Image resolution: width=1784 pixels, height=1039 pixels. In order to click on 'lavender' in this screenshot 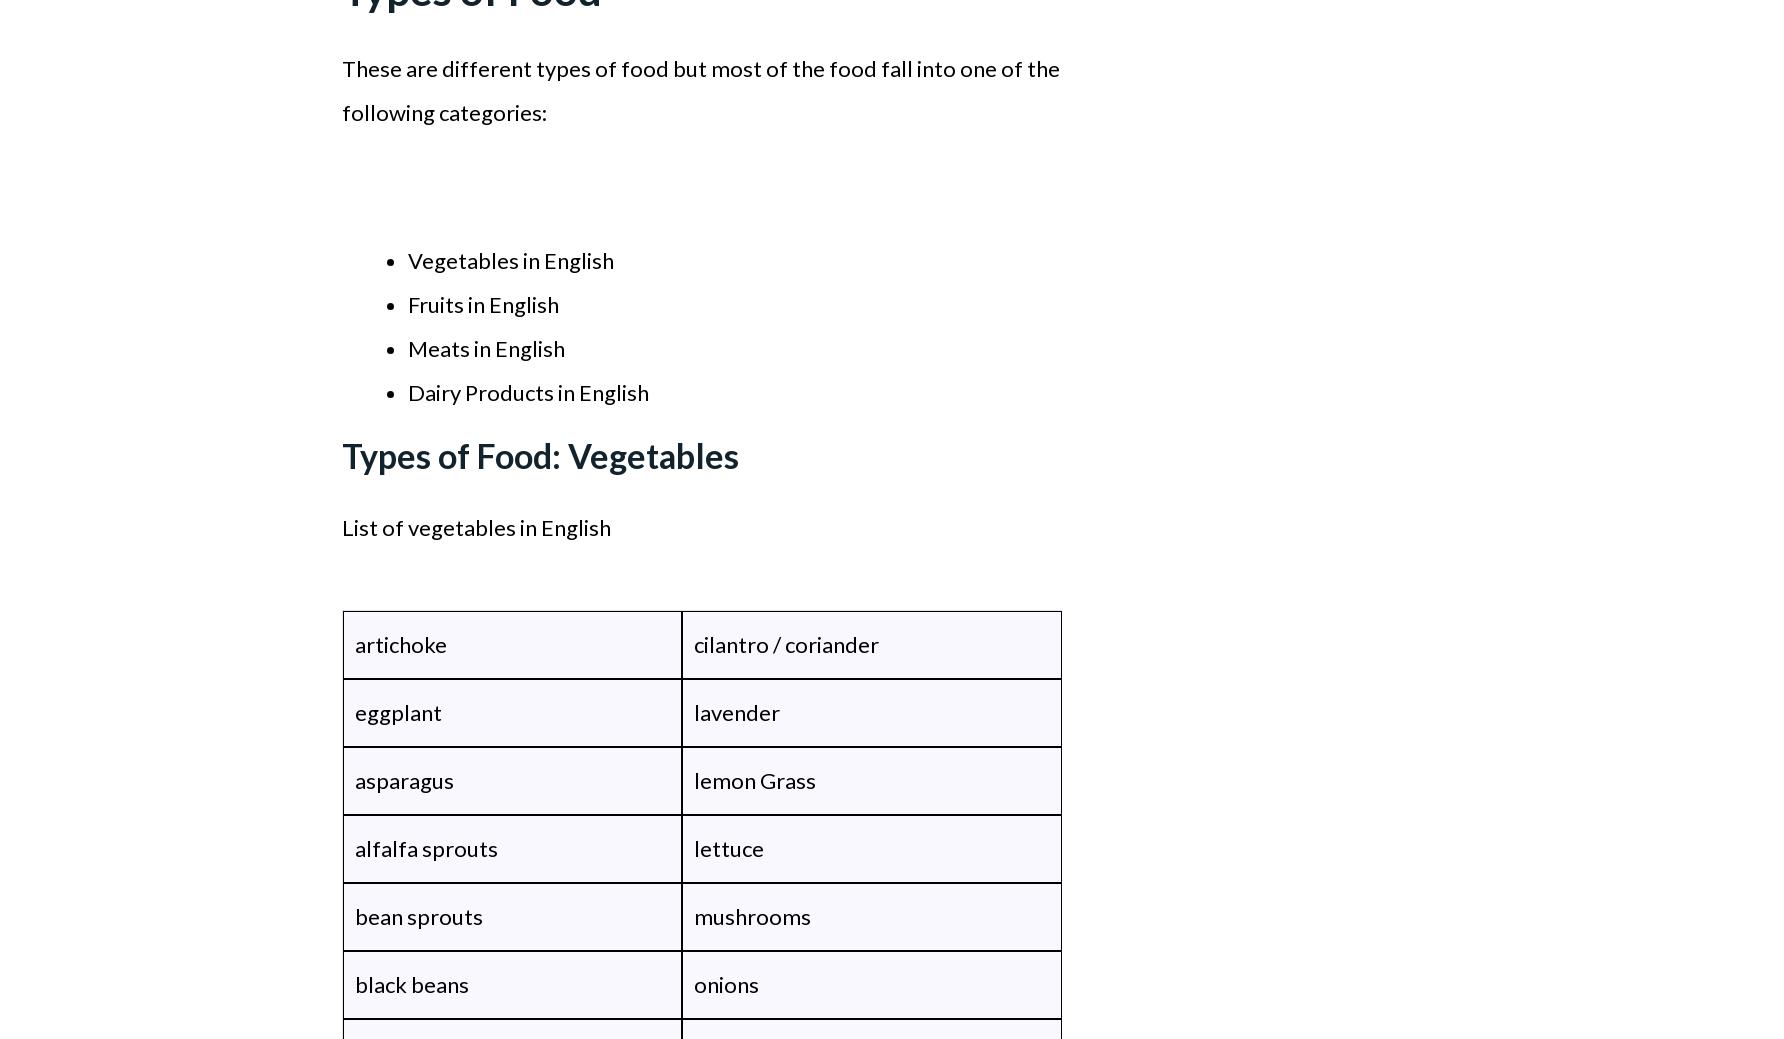, I will do `click(736, 711)`.